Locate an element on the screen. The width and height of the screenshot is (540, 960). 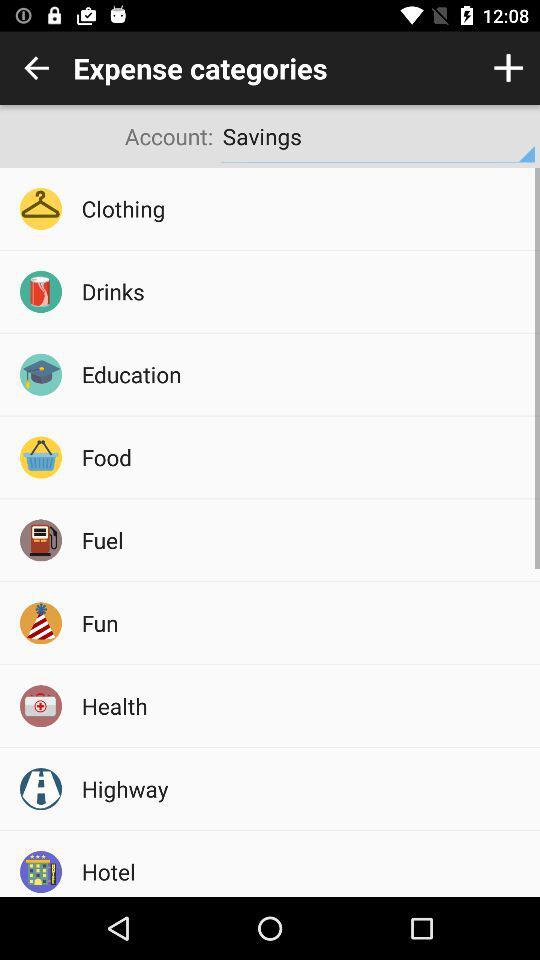
item below the highway item is located at coordinates (303, 870).